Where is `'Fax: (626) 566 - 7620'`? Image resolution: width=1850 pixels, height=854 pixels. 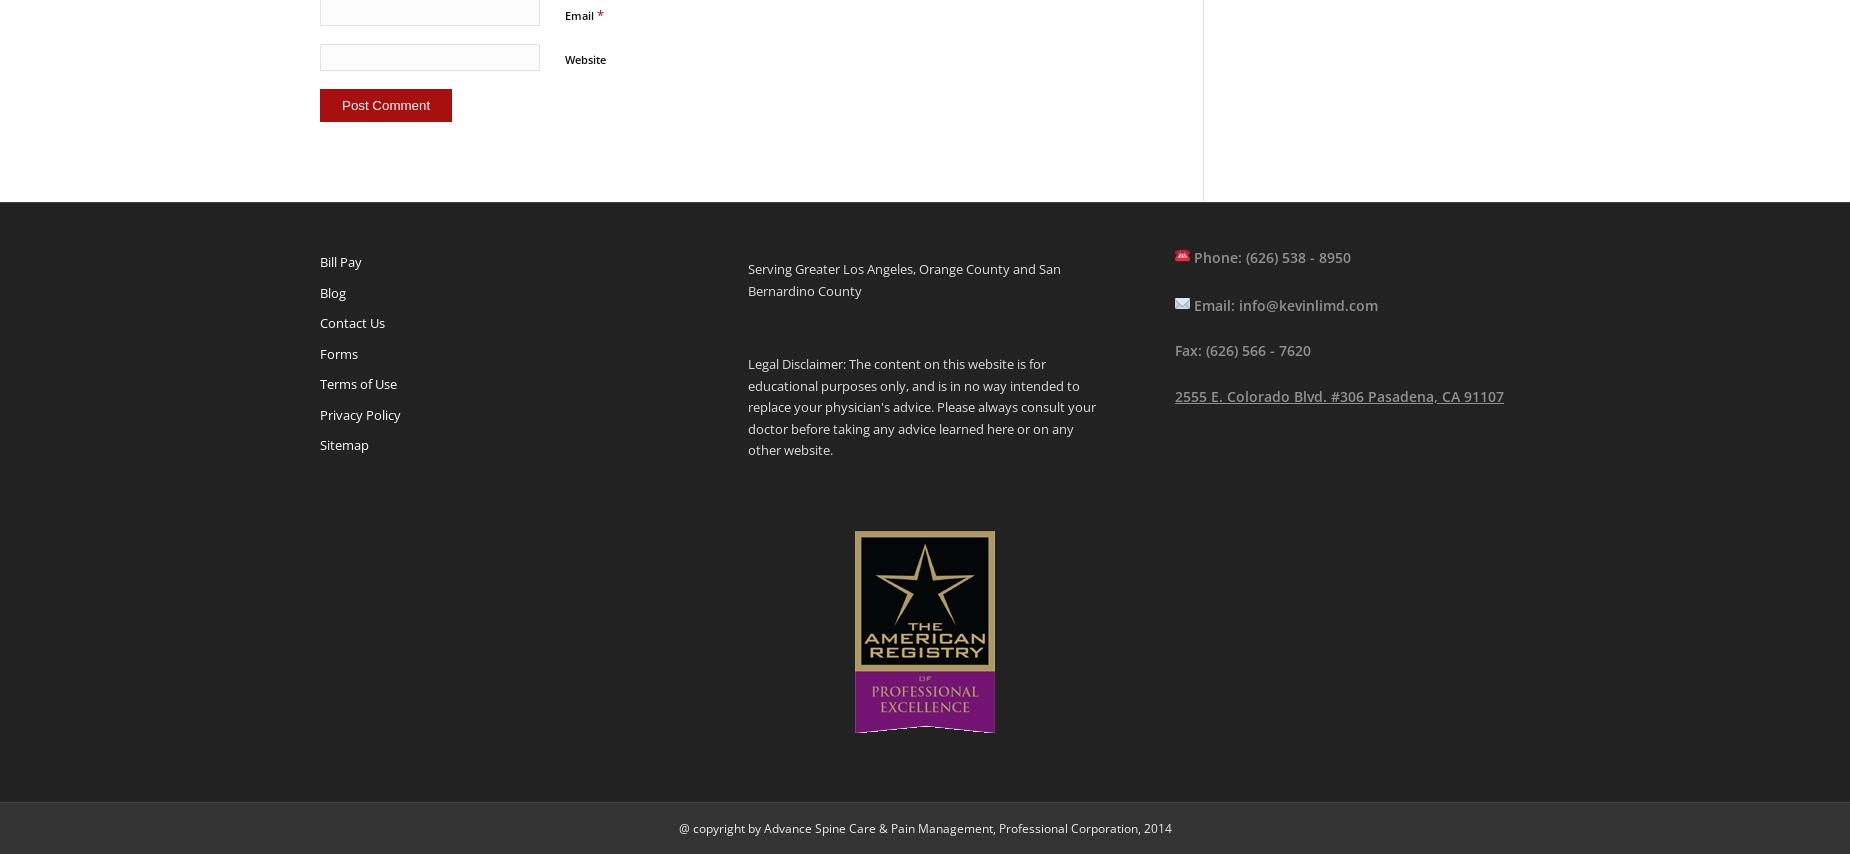 'Fax: (626) 566 - 7620' is located at coordinates (1242, 350).